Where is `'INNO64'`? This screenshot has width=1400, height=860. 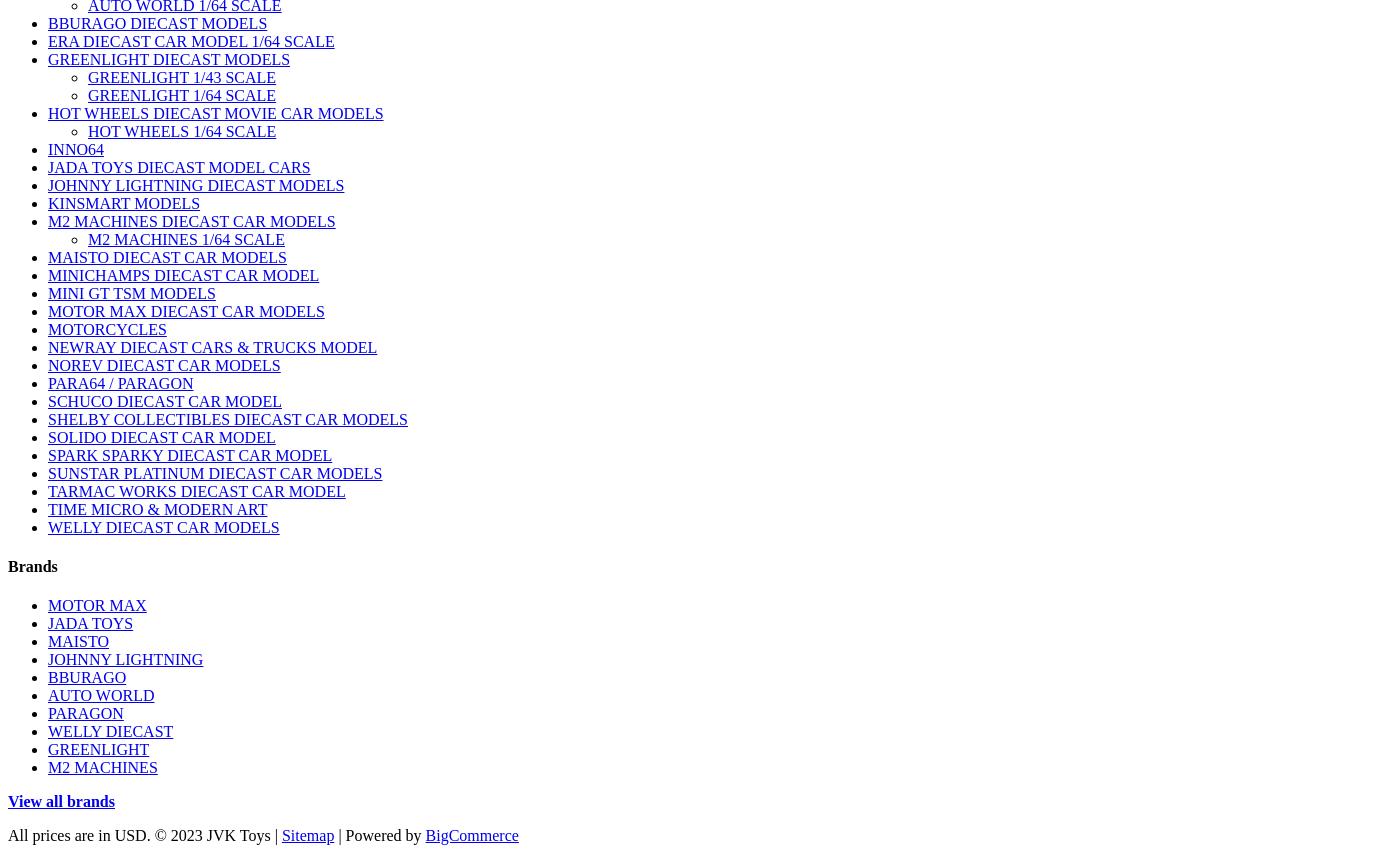 'INNO64' is located at coordinates (76, 148).